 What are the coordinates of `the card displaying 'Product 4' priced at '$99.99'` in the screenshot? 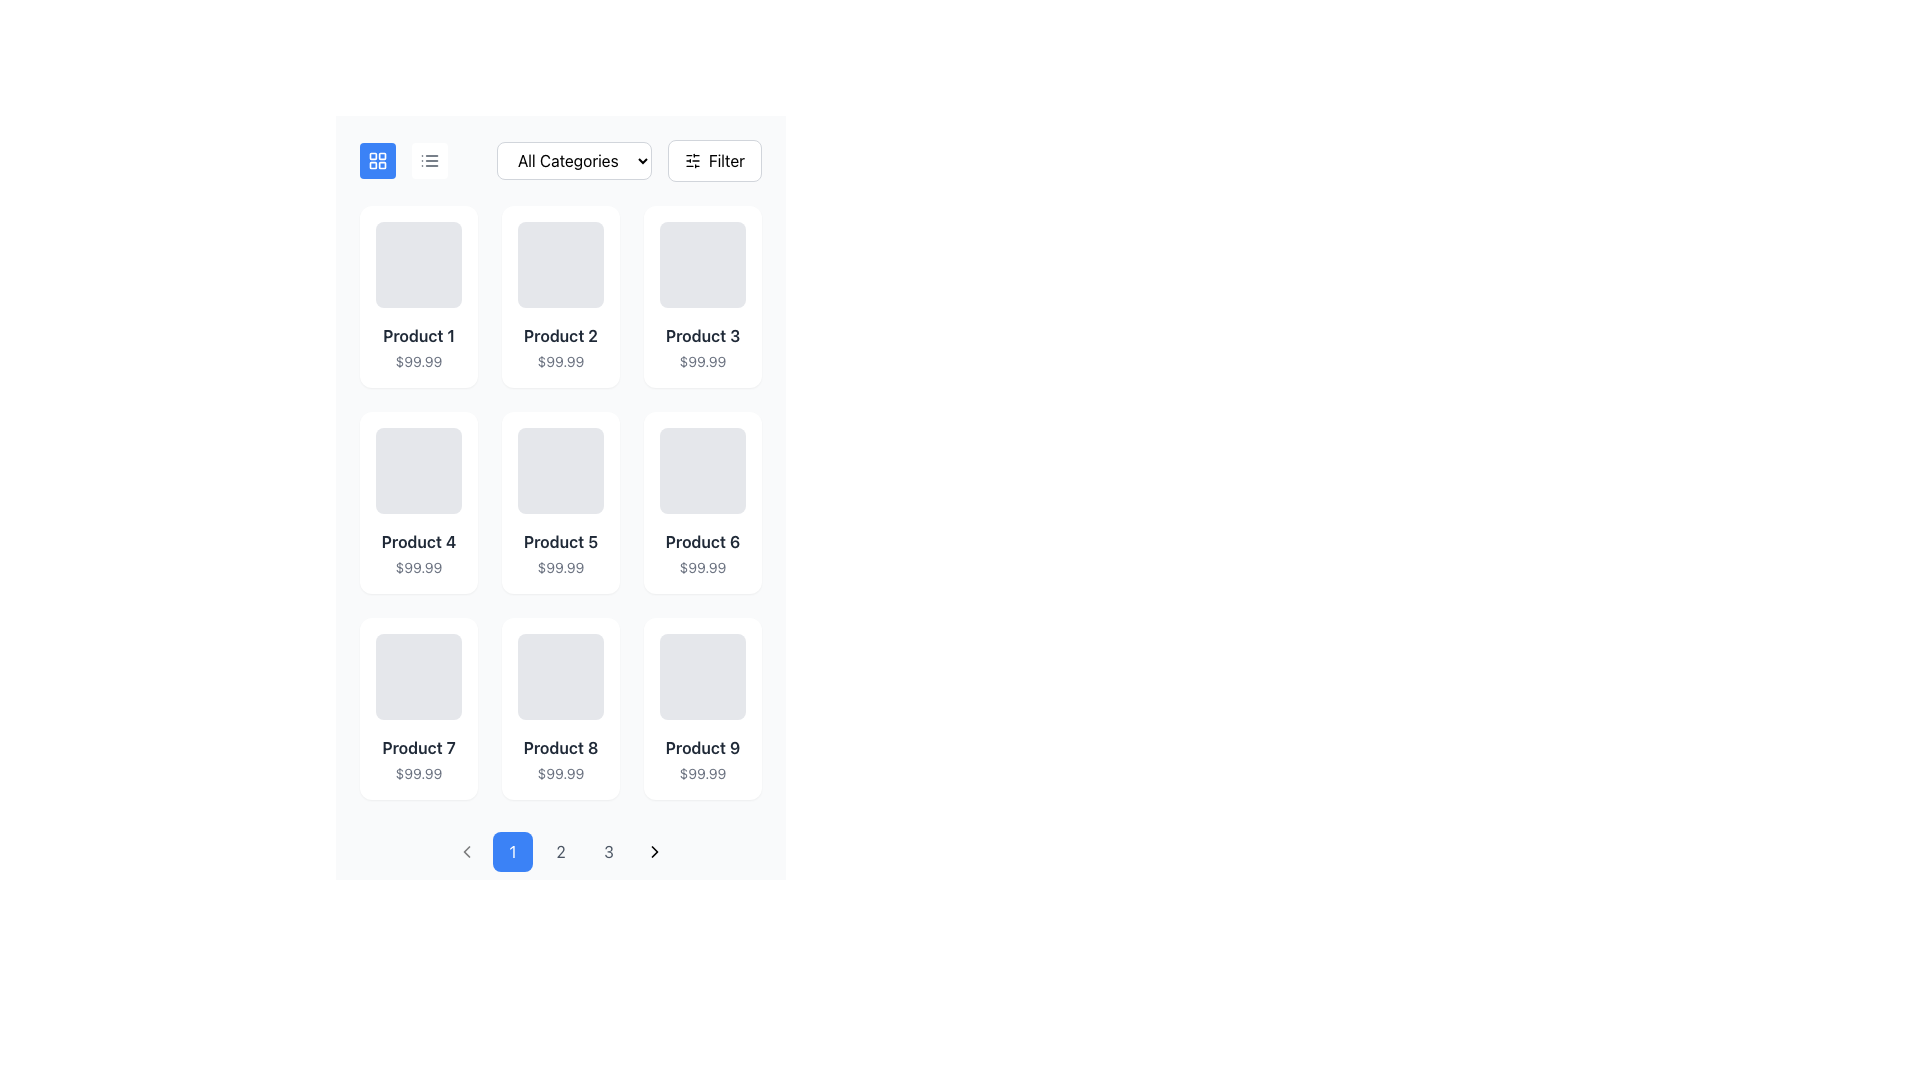 It's located at (417, 501).